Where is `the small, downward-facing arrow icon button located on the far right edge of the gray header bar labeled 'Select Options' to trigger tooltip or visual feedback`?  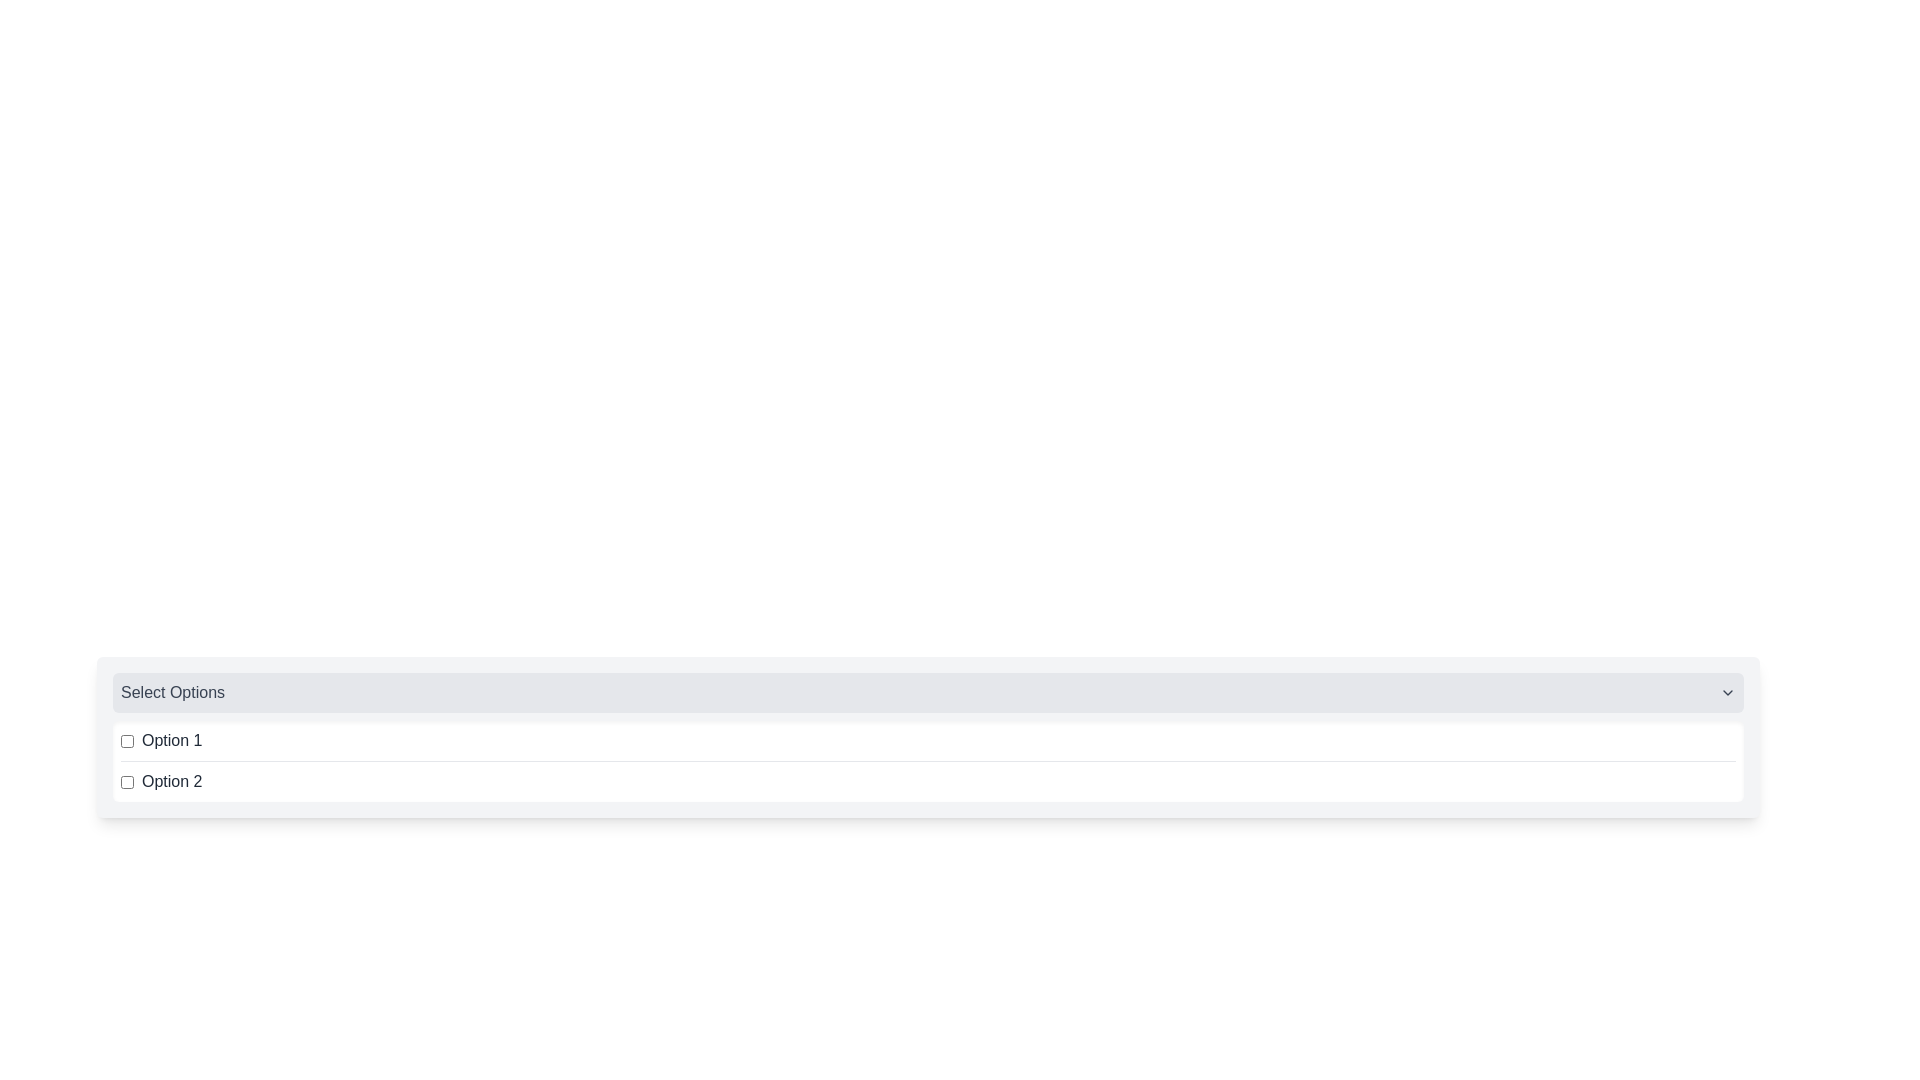
the small, downward-facing arrow icon button located on the far right edge of the gray header bar labeled 'Select Options' to trigger tooltip or visual feedback is located at coordinates (1727, 692).